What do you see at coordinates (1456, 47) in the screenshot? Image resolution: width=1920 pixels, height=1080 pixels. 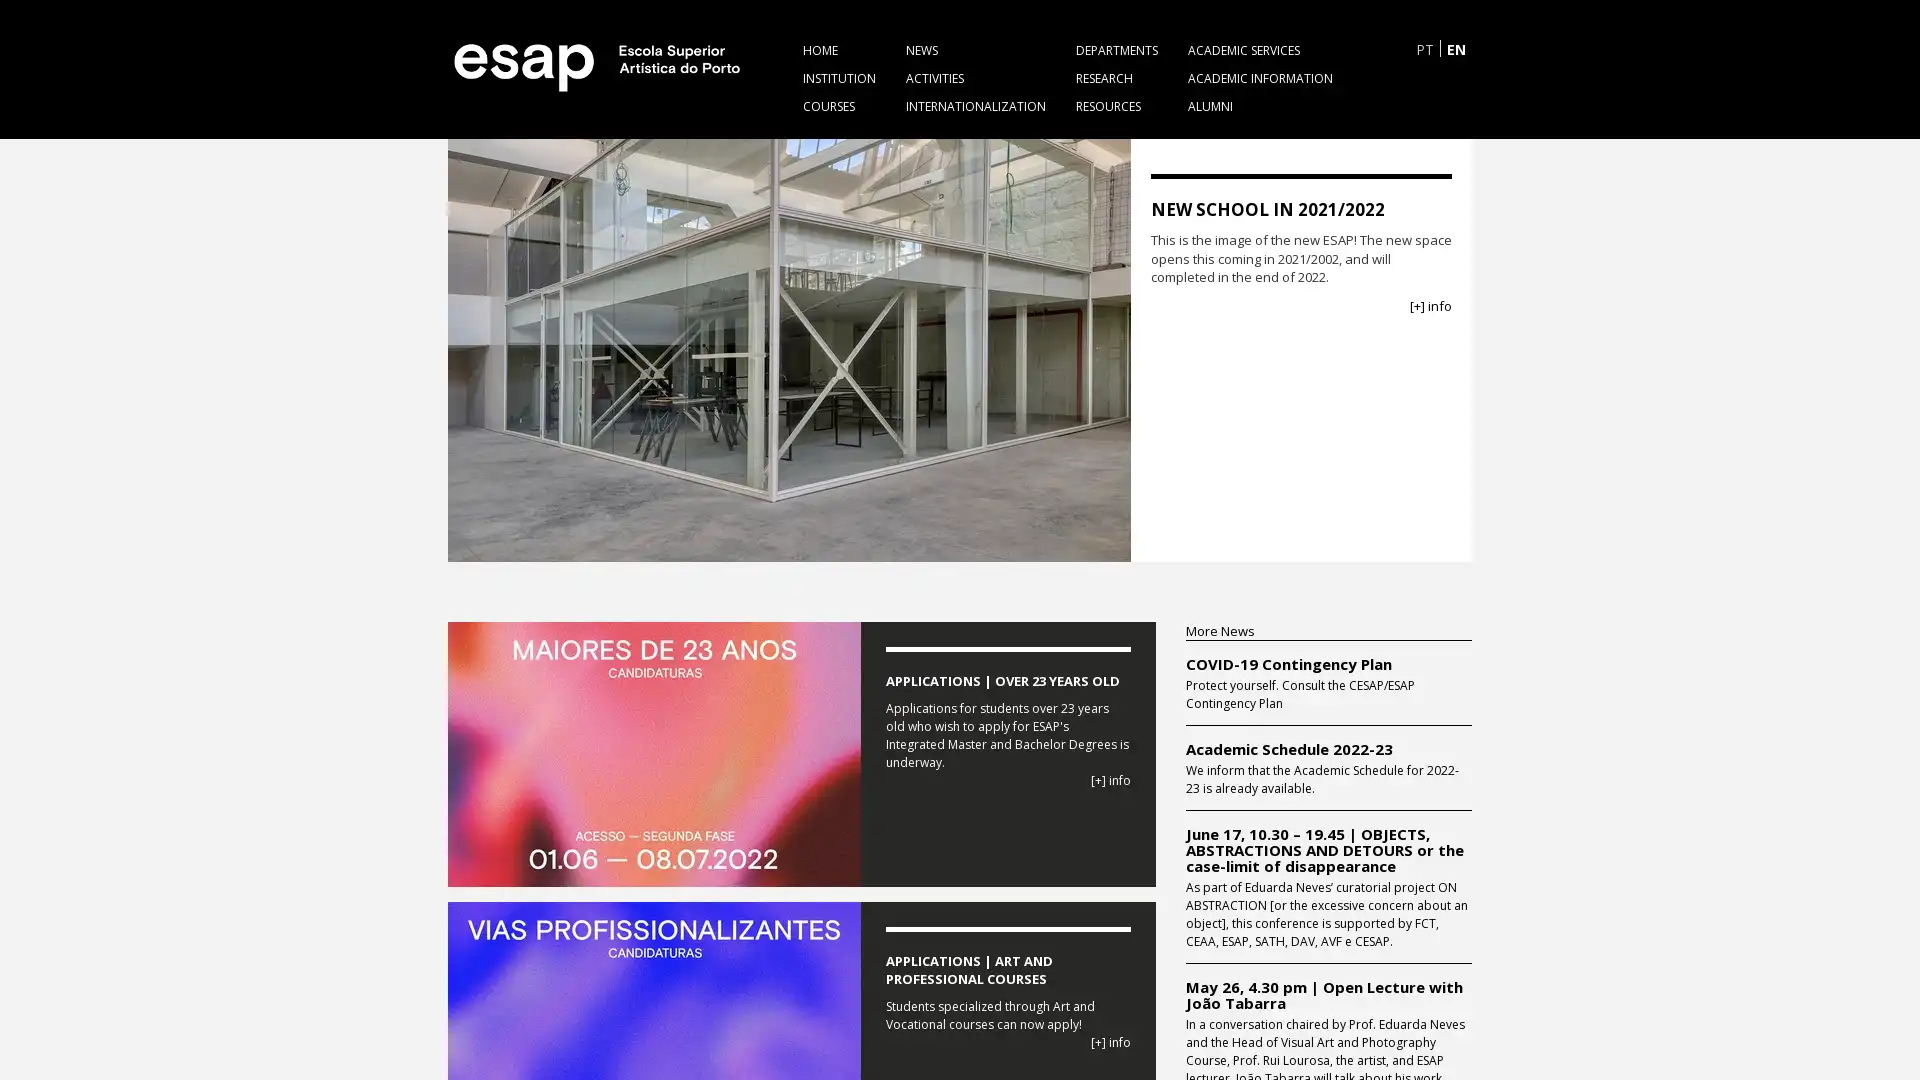 I see `EN` at bounding box center [1456, 47].